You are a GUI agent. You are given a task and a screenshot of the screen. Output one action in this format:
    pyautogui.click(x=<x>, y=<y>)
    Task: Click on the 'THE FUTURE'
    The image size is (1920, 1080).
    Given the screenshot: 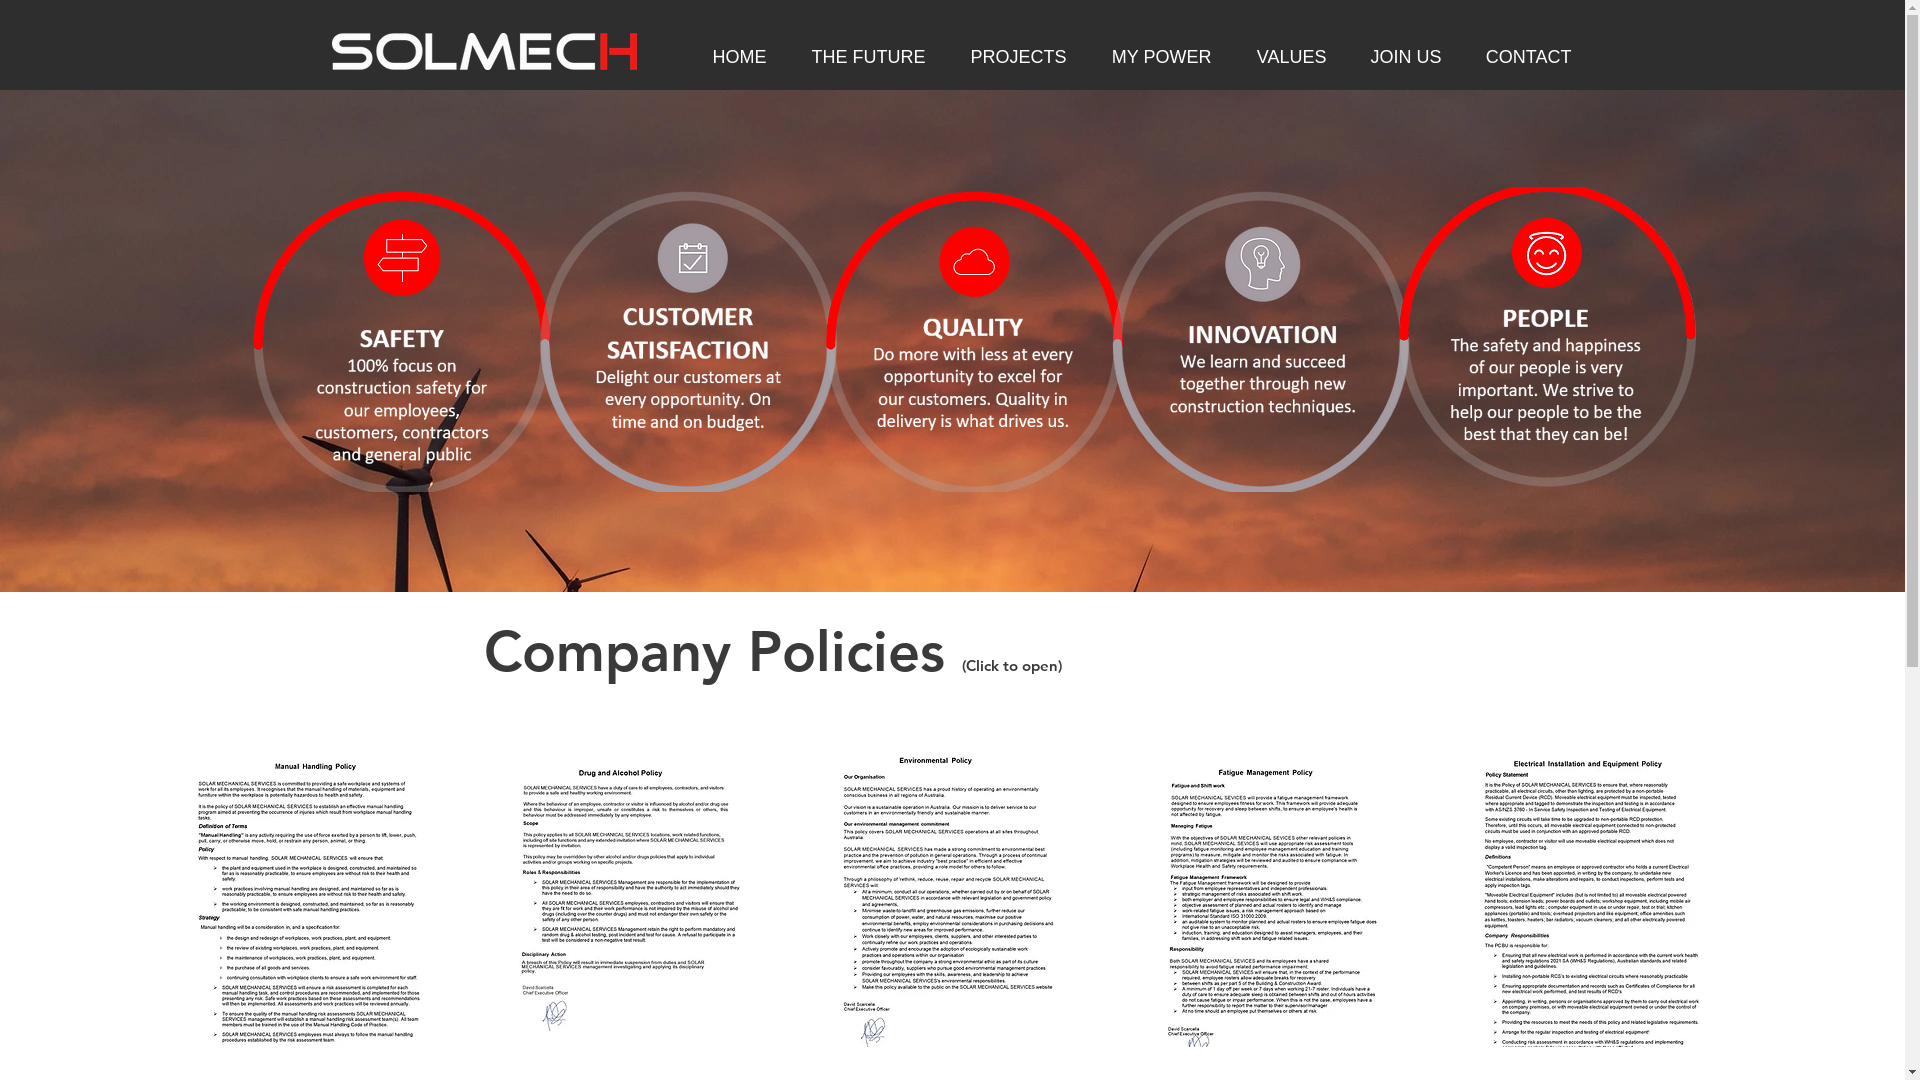 What is the action you would take?
    pyautogui.click(x=861, y=56)
    